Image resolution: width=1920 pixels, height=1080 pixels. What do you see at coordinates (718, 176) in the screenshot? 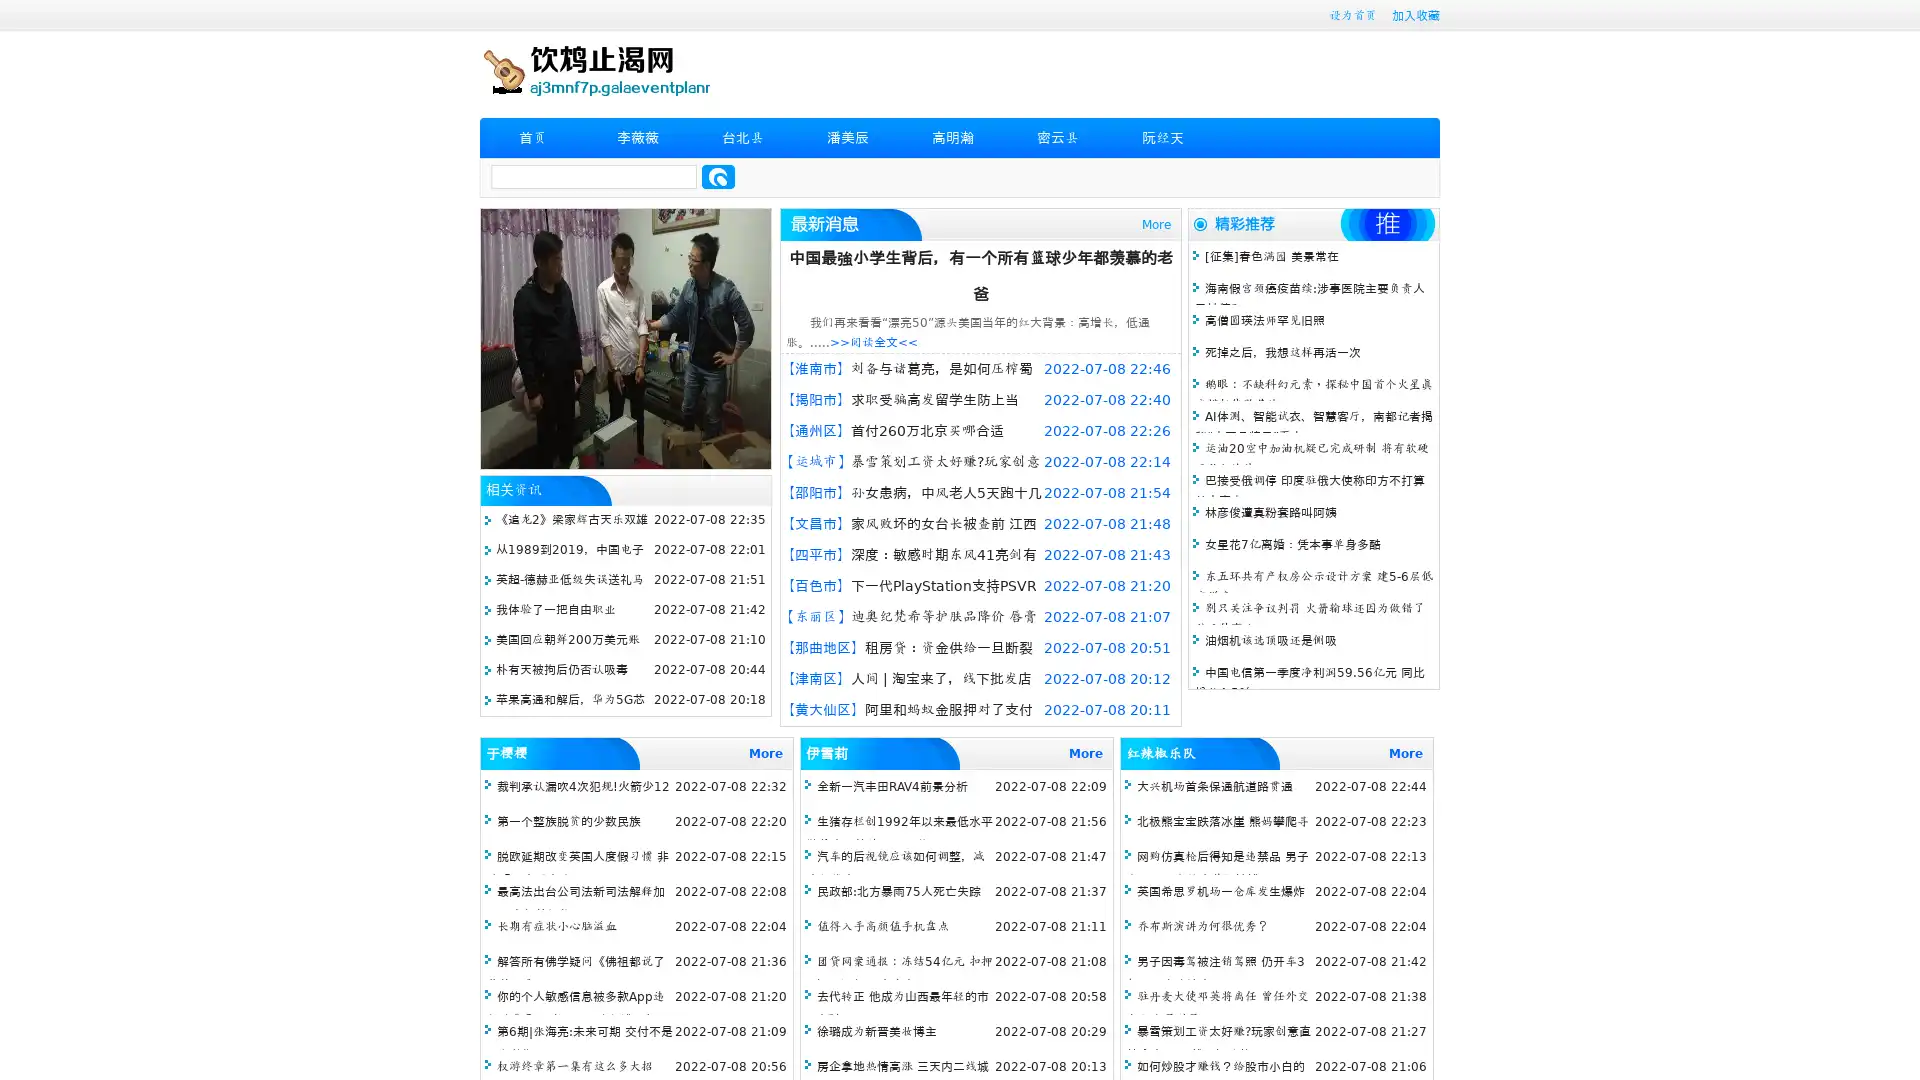
I see `Search` at bounding box center [718, 176].